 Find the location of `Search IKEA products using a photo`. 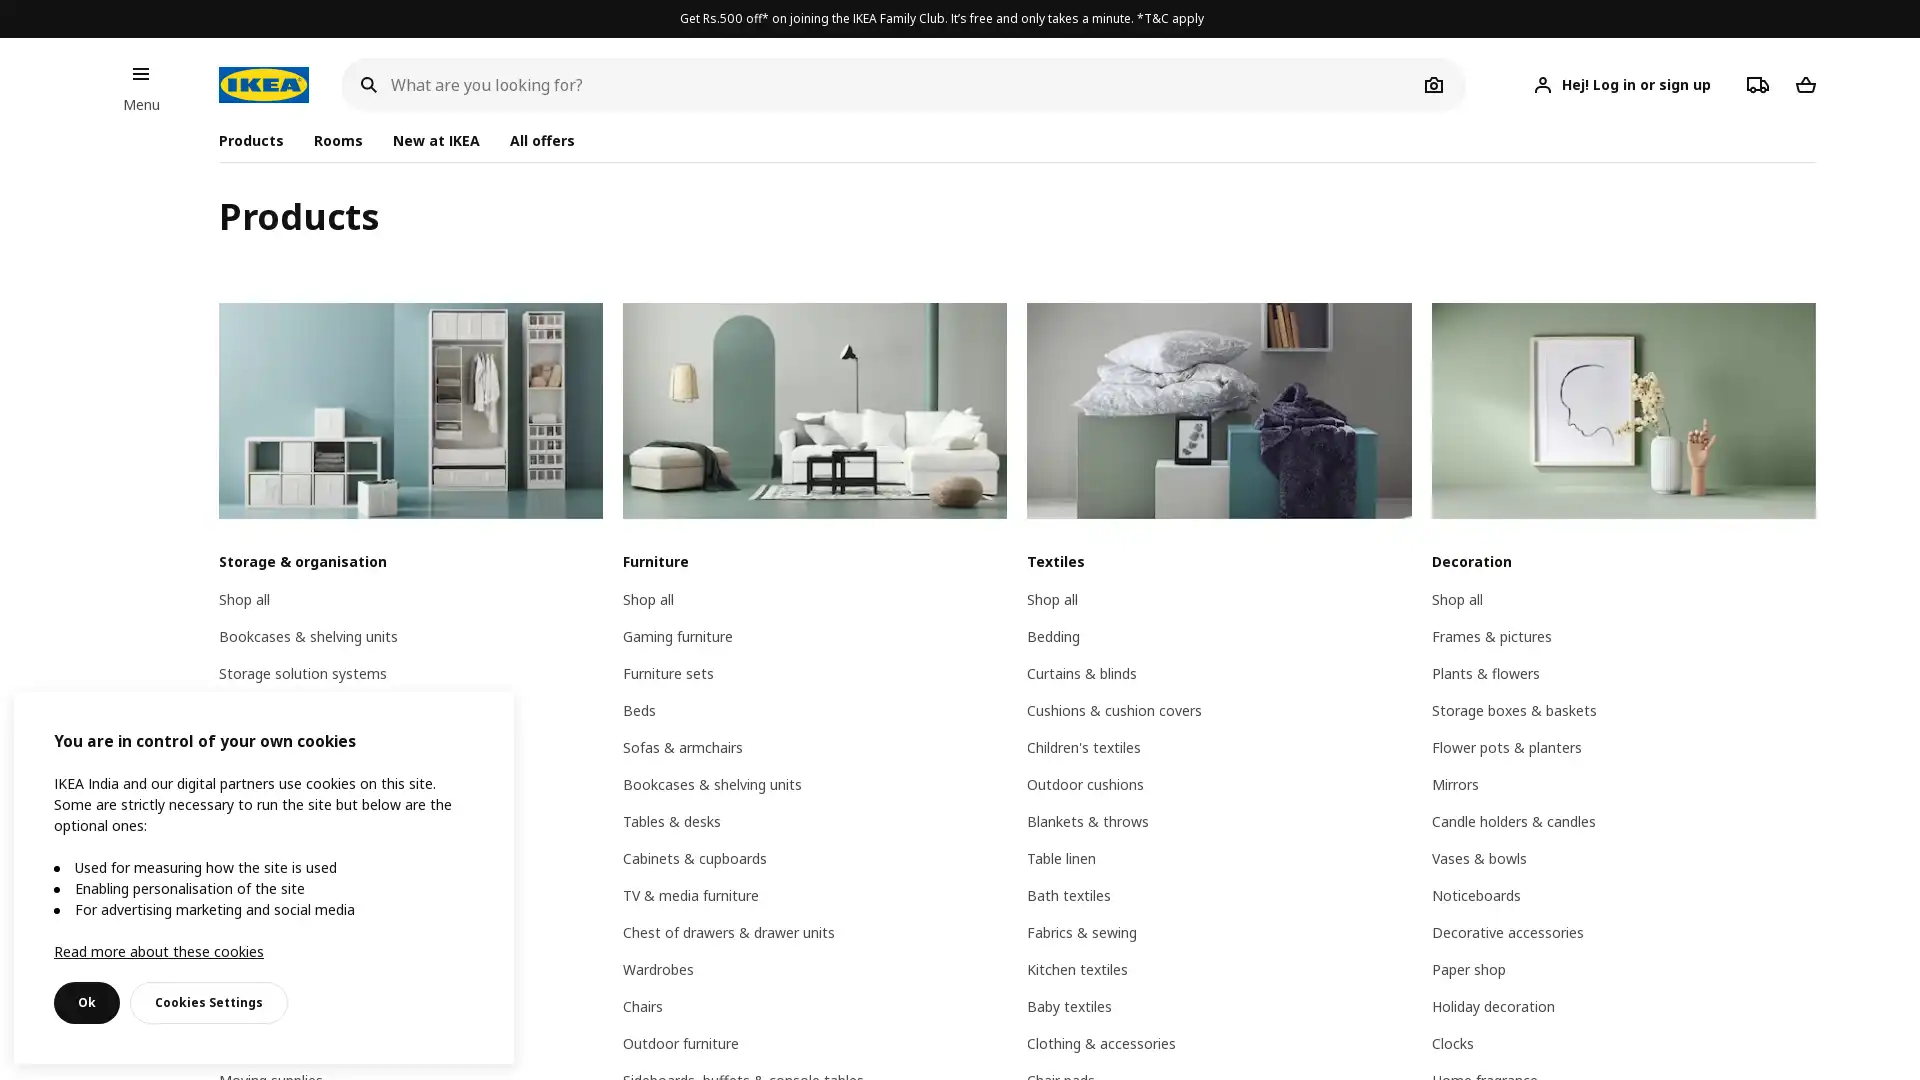

Search IKEA products using a photo is located at coordinates (1433, 83).